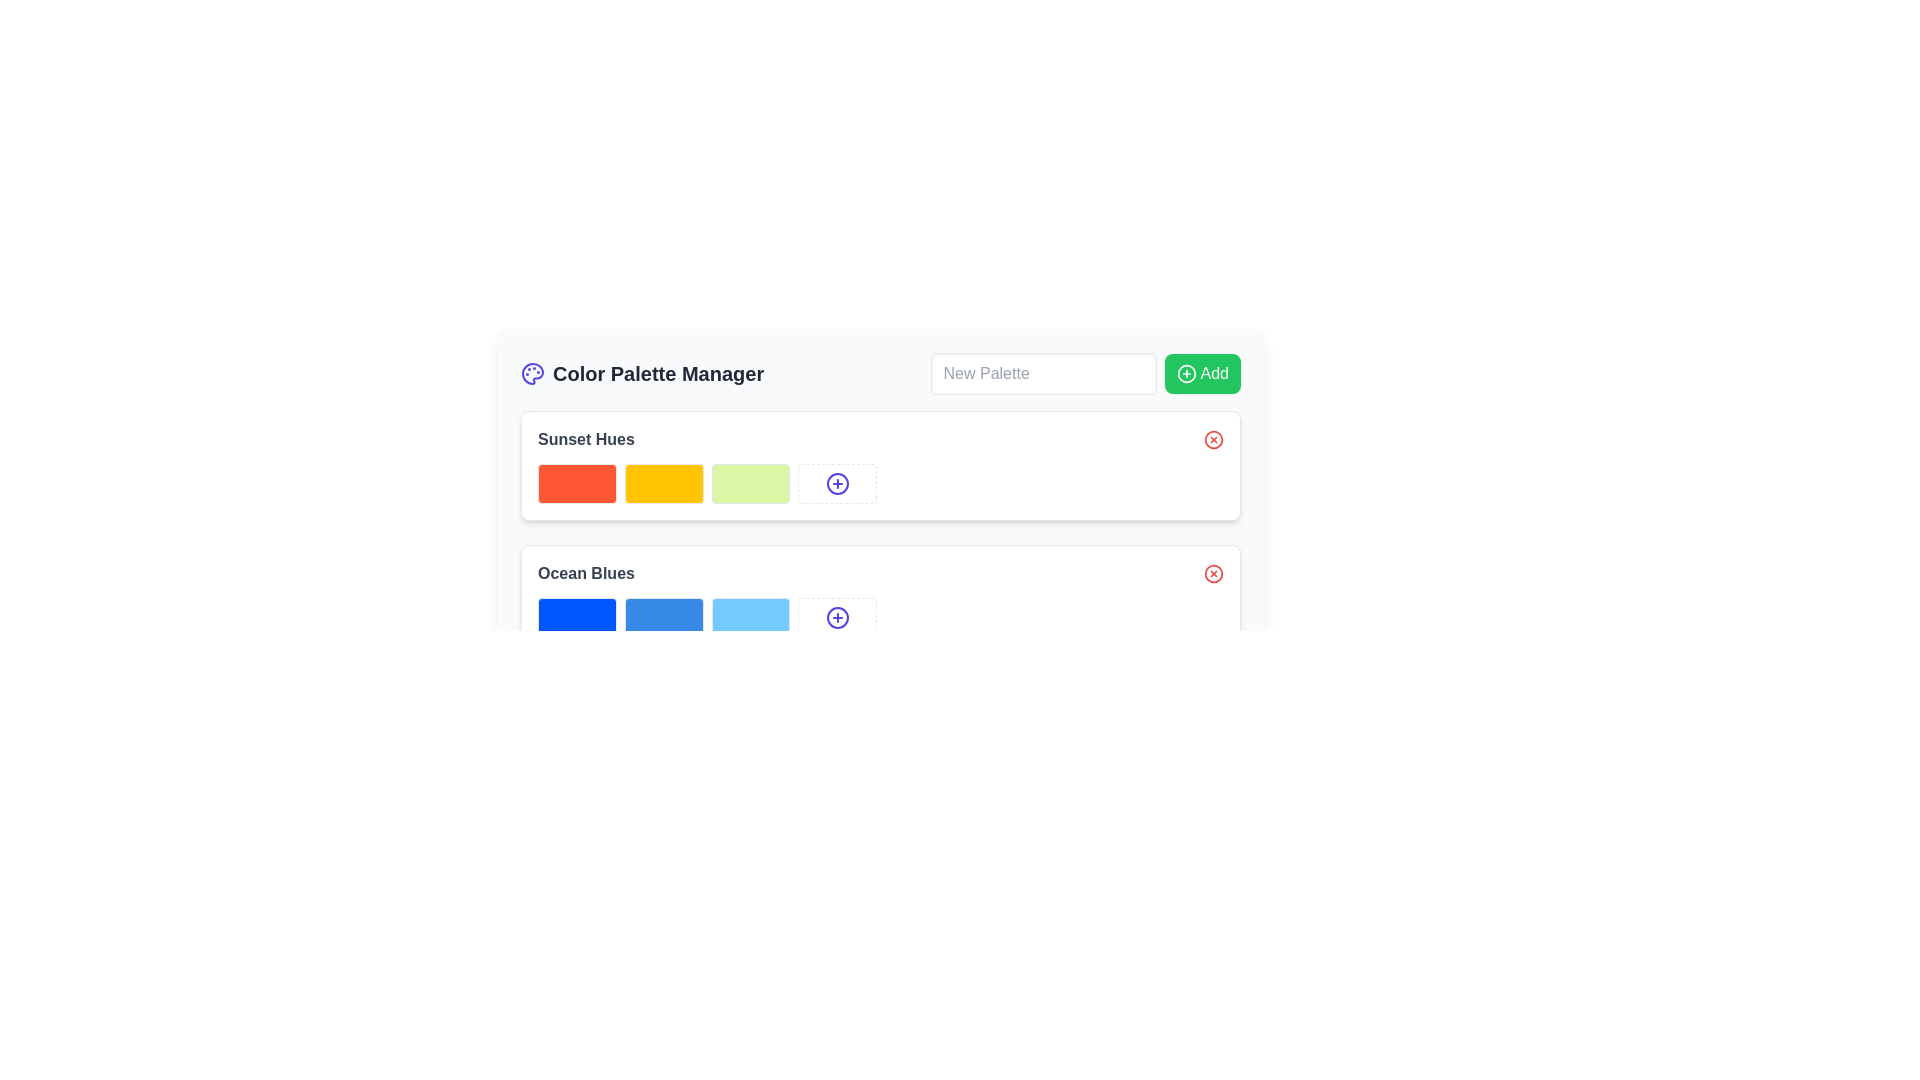 The height and width of the screenshot is (1080, 1920). Describe the element at coordinates (1213, 574) in the screenshot. I see `the delete button located at the far right of the 'Ocean Blues' palette row to discard the associated data` at that location.